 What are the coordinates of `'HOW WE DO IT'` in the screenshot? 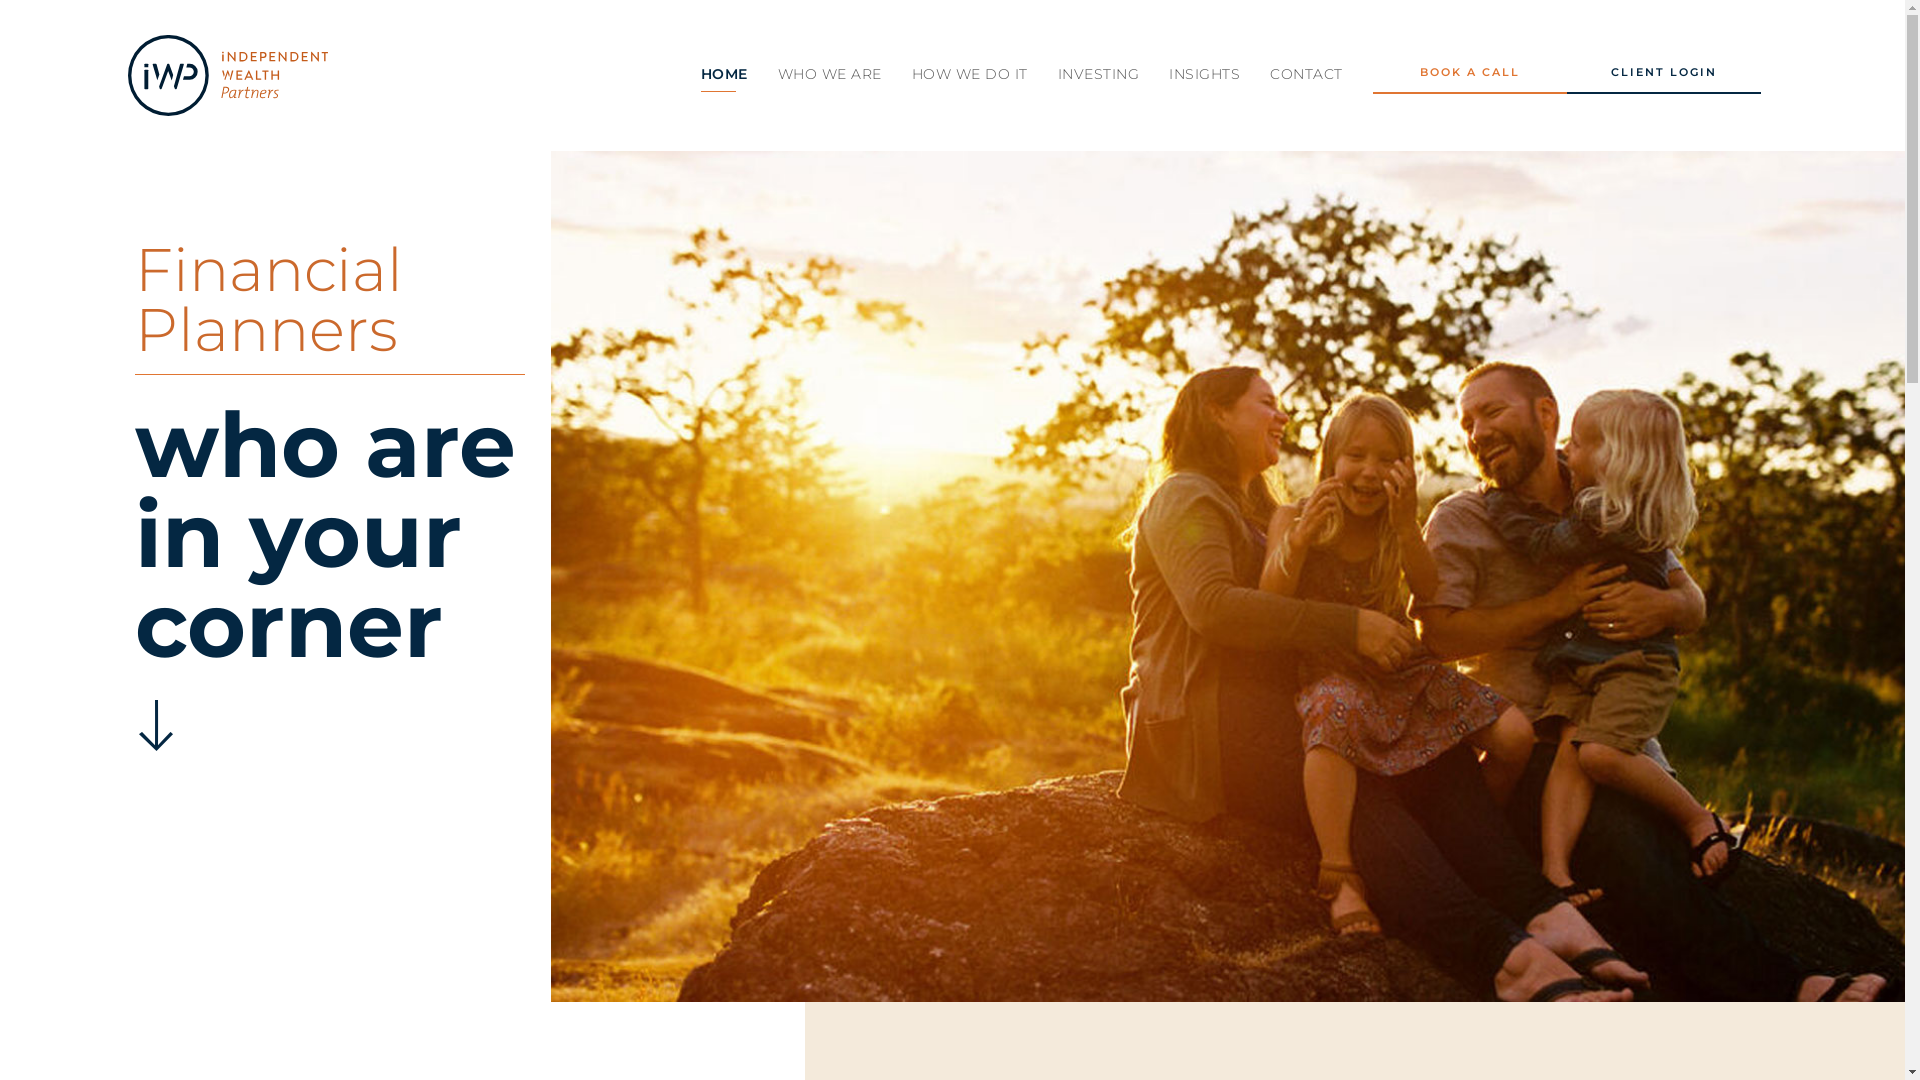 It's located at (969, 72).